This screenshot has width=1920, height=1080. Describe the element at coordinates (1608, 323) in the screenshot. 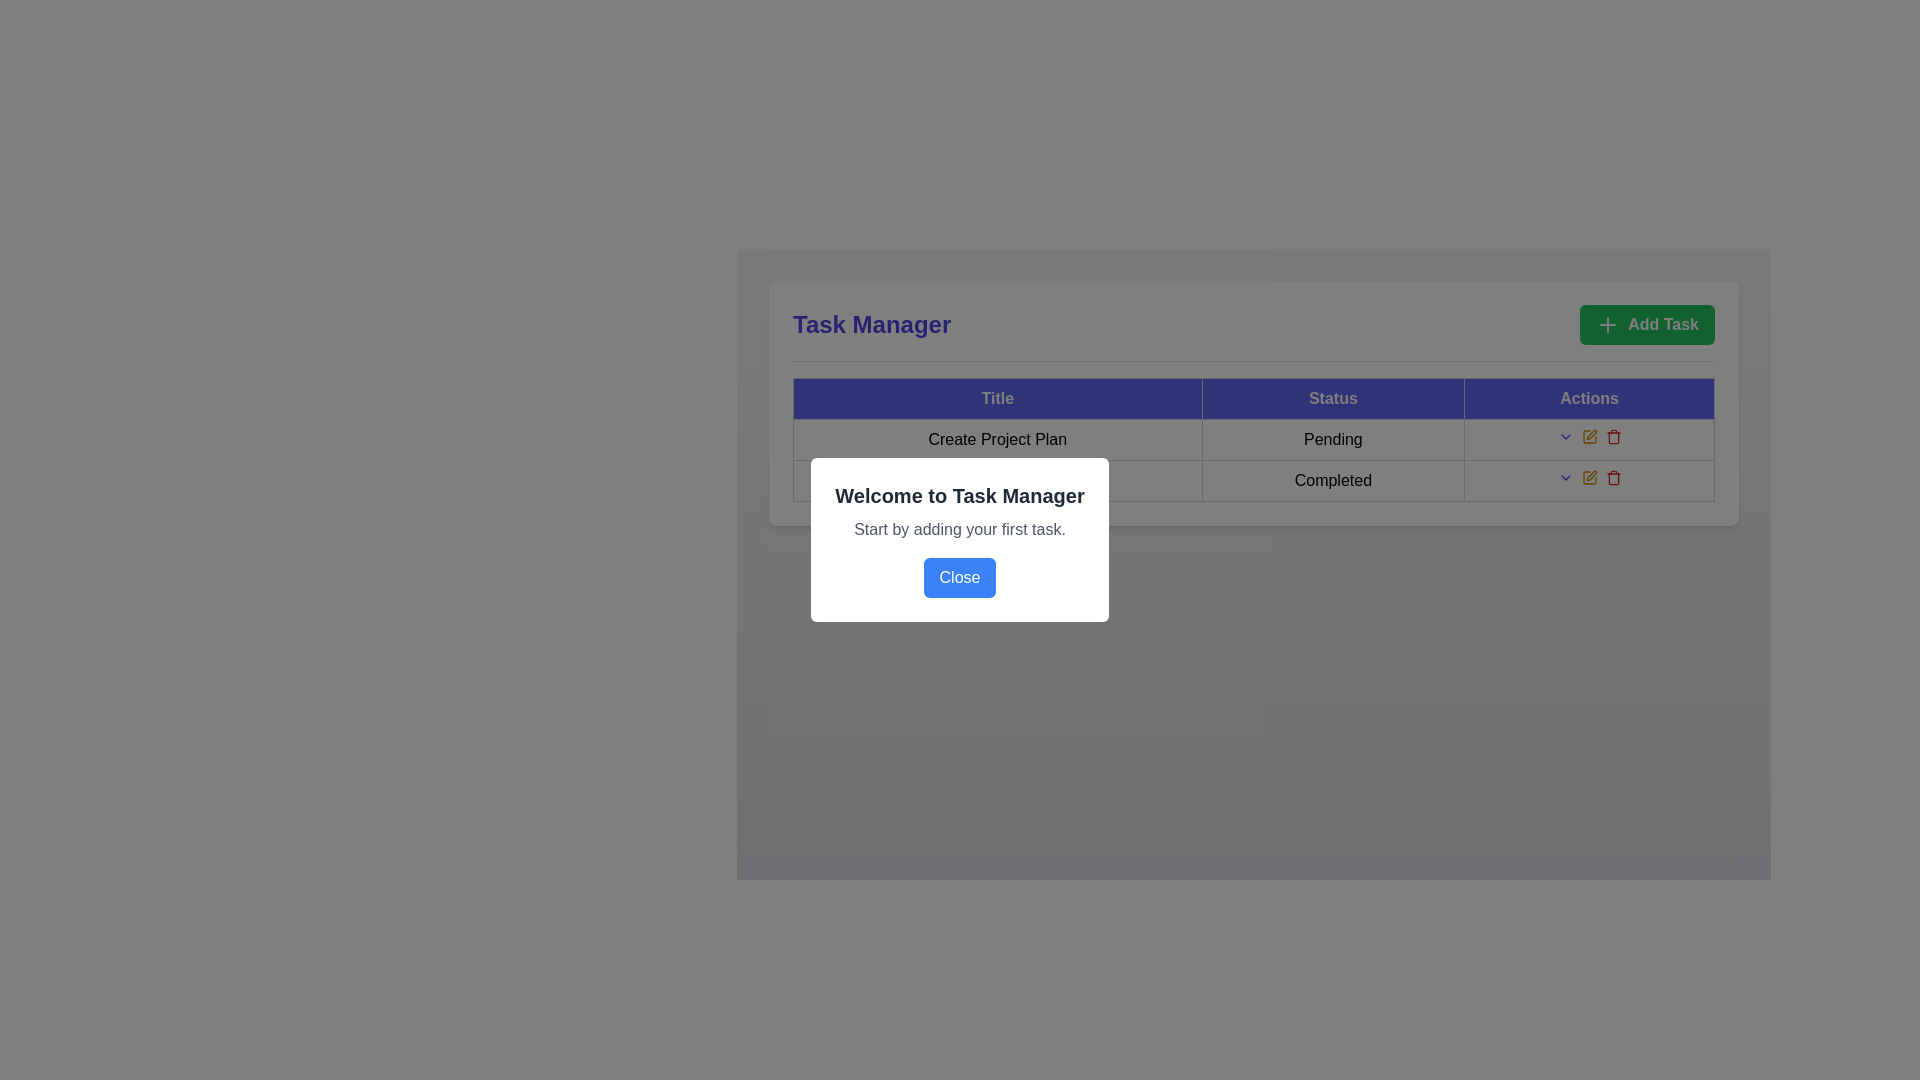

I see `the 'Add Task' icon located on the top right portion of the interface to indicate the functionality of adding a task` at that location.